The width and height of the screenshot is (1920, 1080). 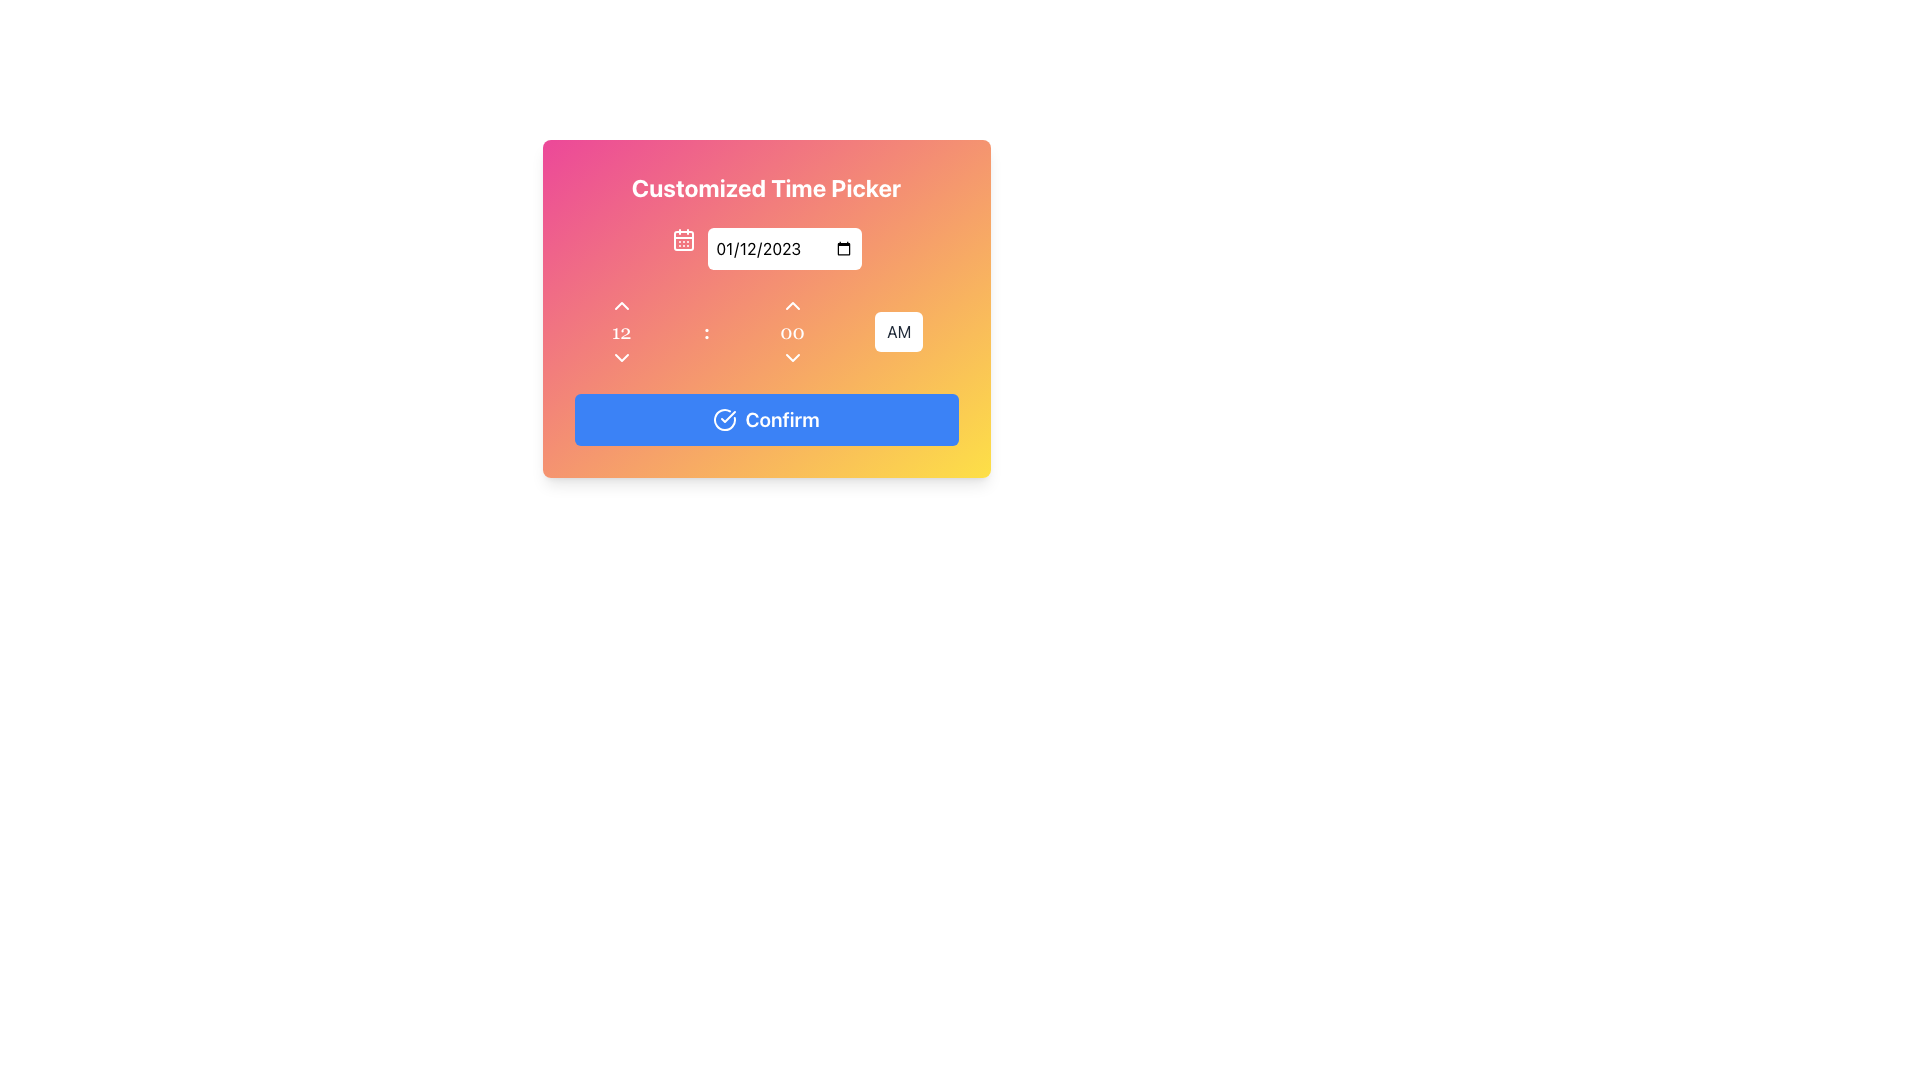 I want to click on the toggle button that switches between 'AM' and 'PM' in the time selection interface, located to the right of the hour and minute selectors, so click(x=897, y=330).